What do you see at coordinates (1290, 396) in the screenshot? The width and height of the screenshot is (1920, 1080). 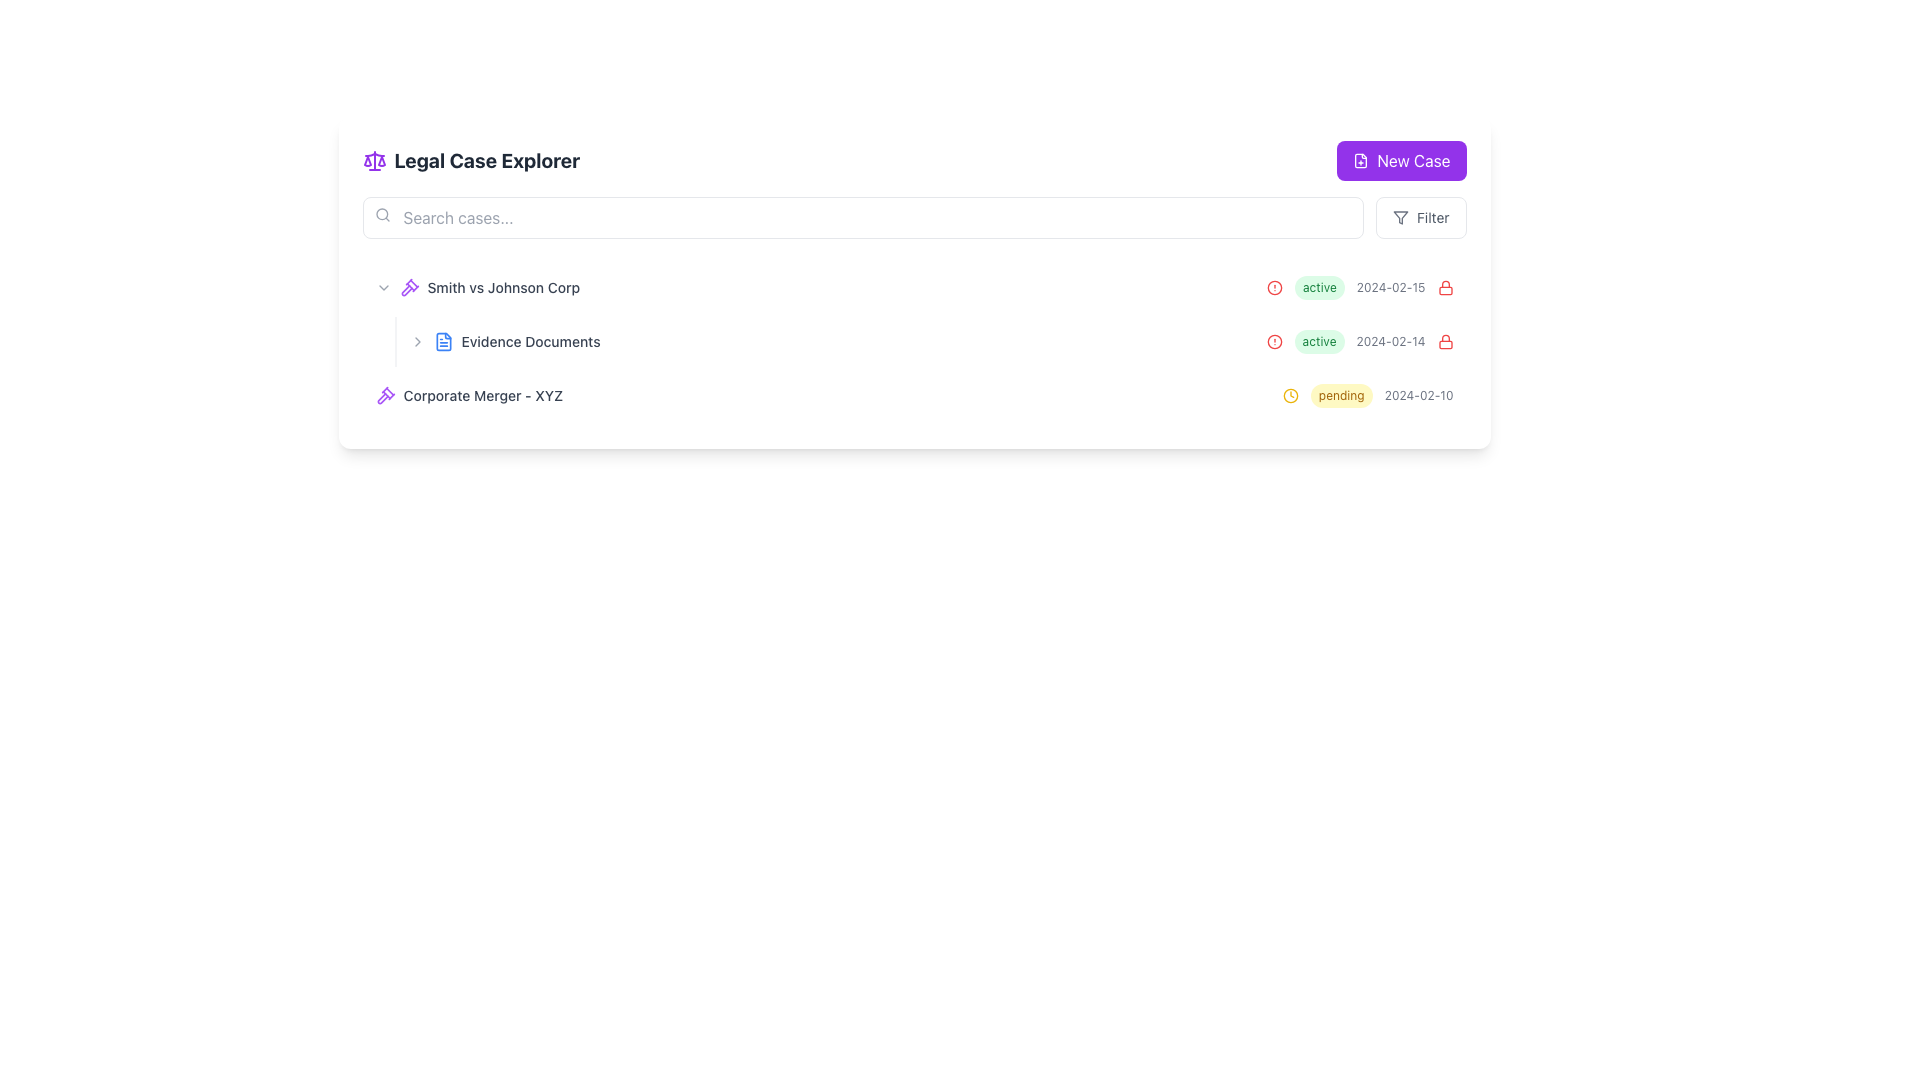 I see `the circular shape of the clock icon indicating time or status, located on the right side of the list entry labeled 'Corporate Merger - XYZ'` at bounding box center [1290, 396].